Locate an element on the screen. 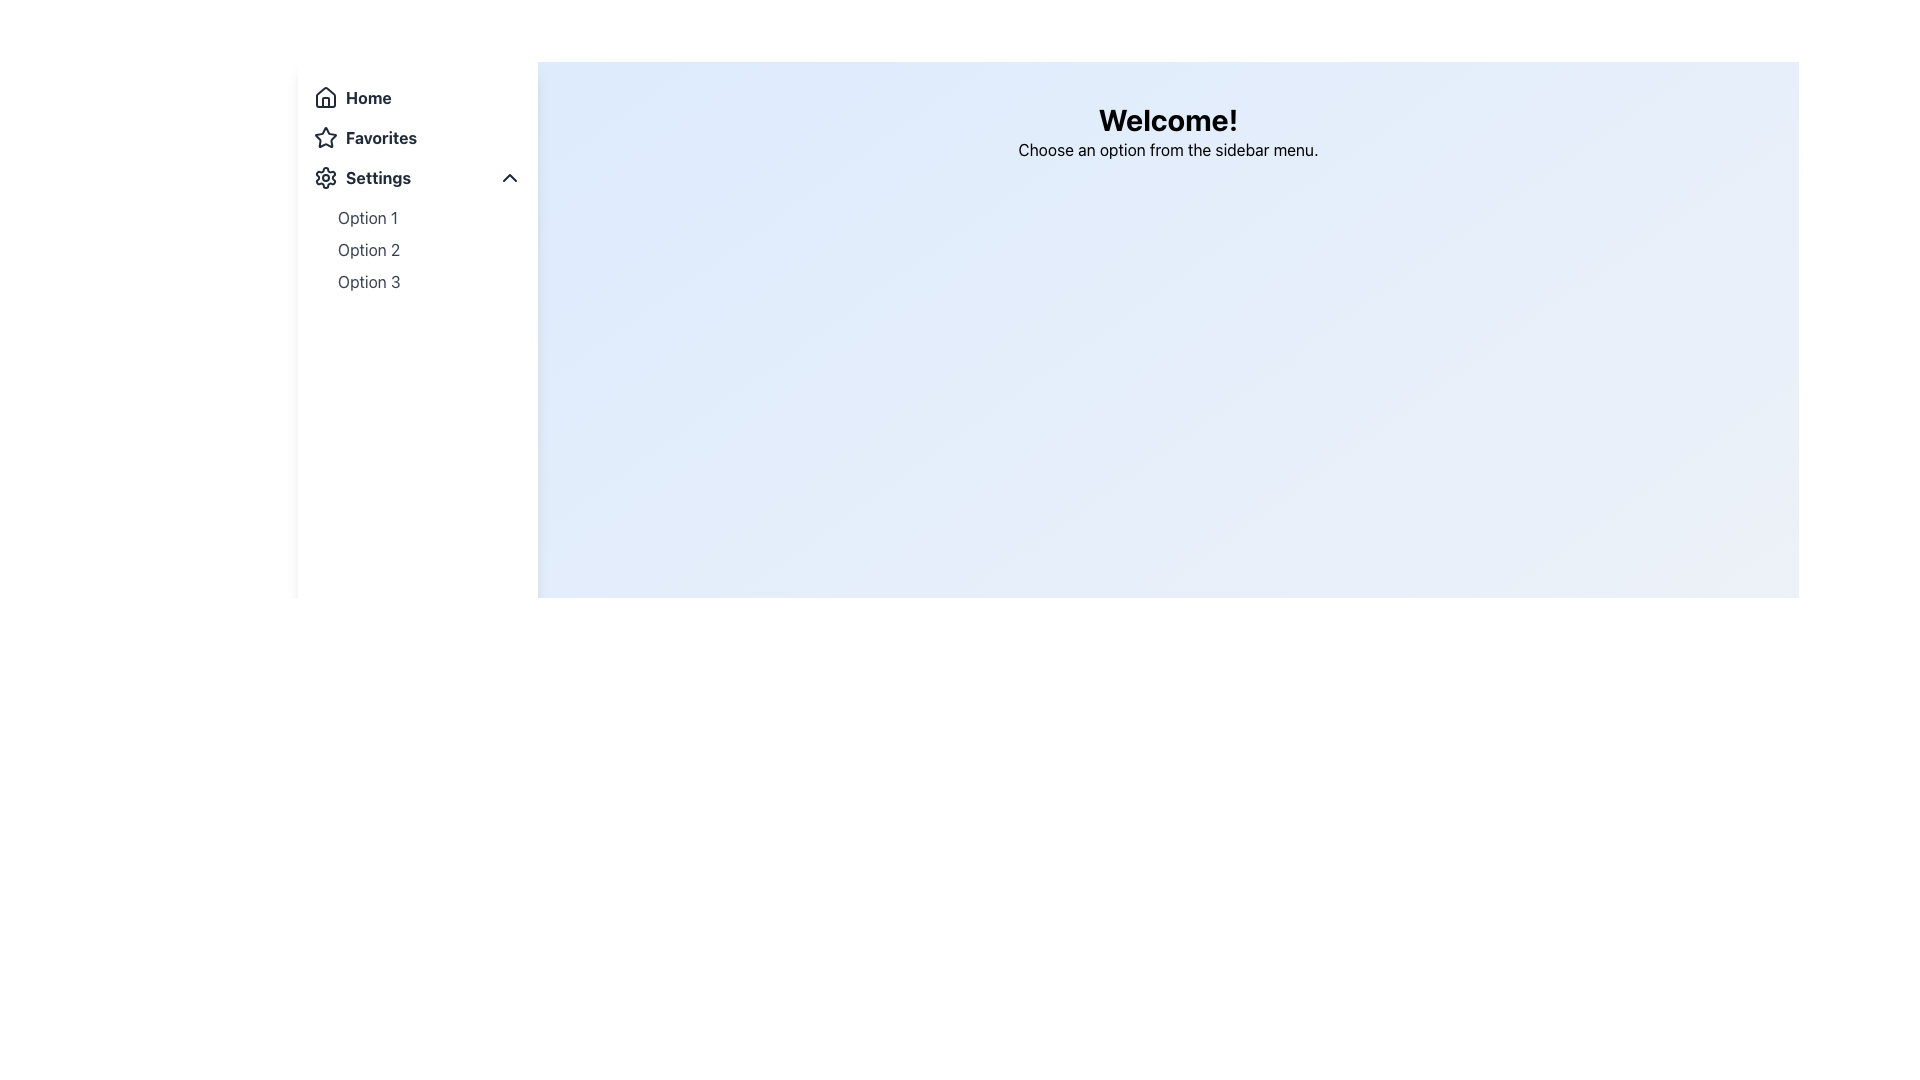 This screenshot has width=1920, height=1080. the star-shaped icon located in the 'Favorites' menu item in the sidebar, which is positioned below 'Home' and above 'Settings' is located at coordinates (326, 136).